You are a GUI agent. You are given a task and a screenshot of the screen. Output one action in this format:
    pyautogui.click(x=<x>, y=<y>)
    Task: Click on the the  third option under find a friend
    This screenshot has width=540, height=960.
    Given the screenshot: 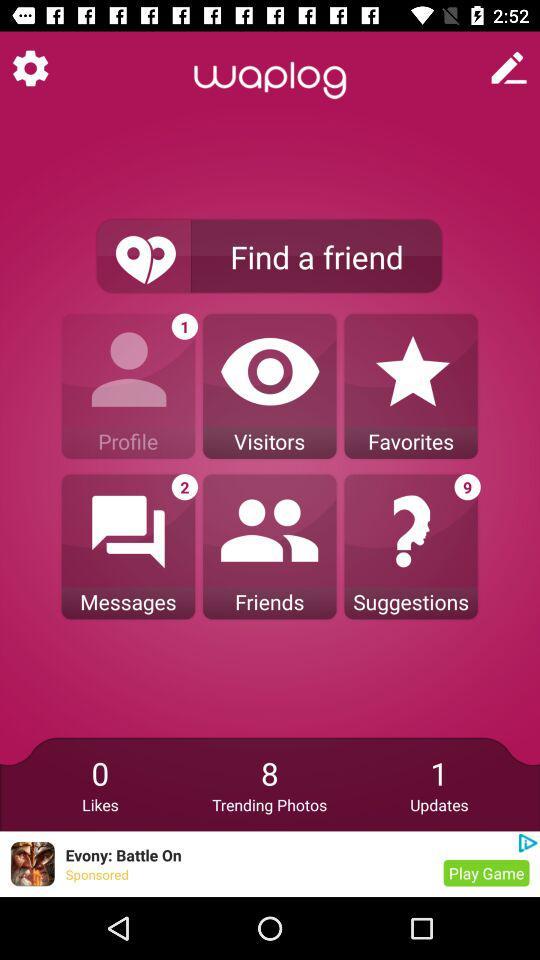 What is the action you would take?
    pyautogui.click(x=410, y=385)
    